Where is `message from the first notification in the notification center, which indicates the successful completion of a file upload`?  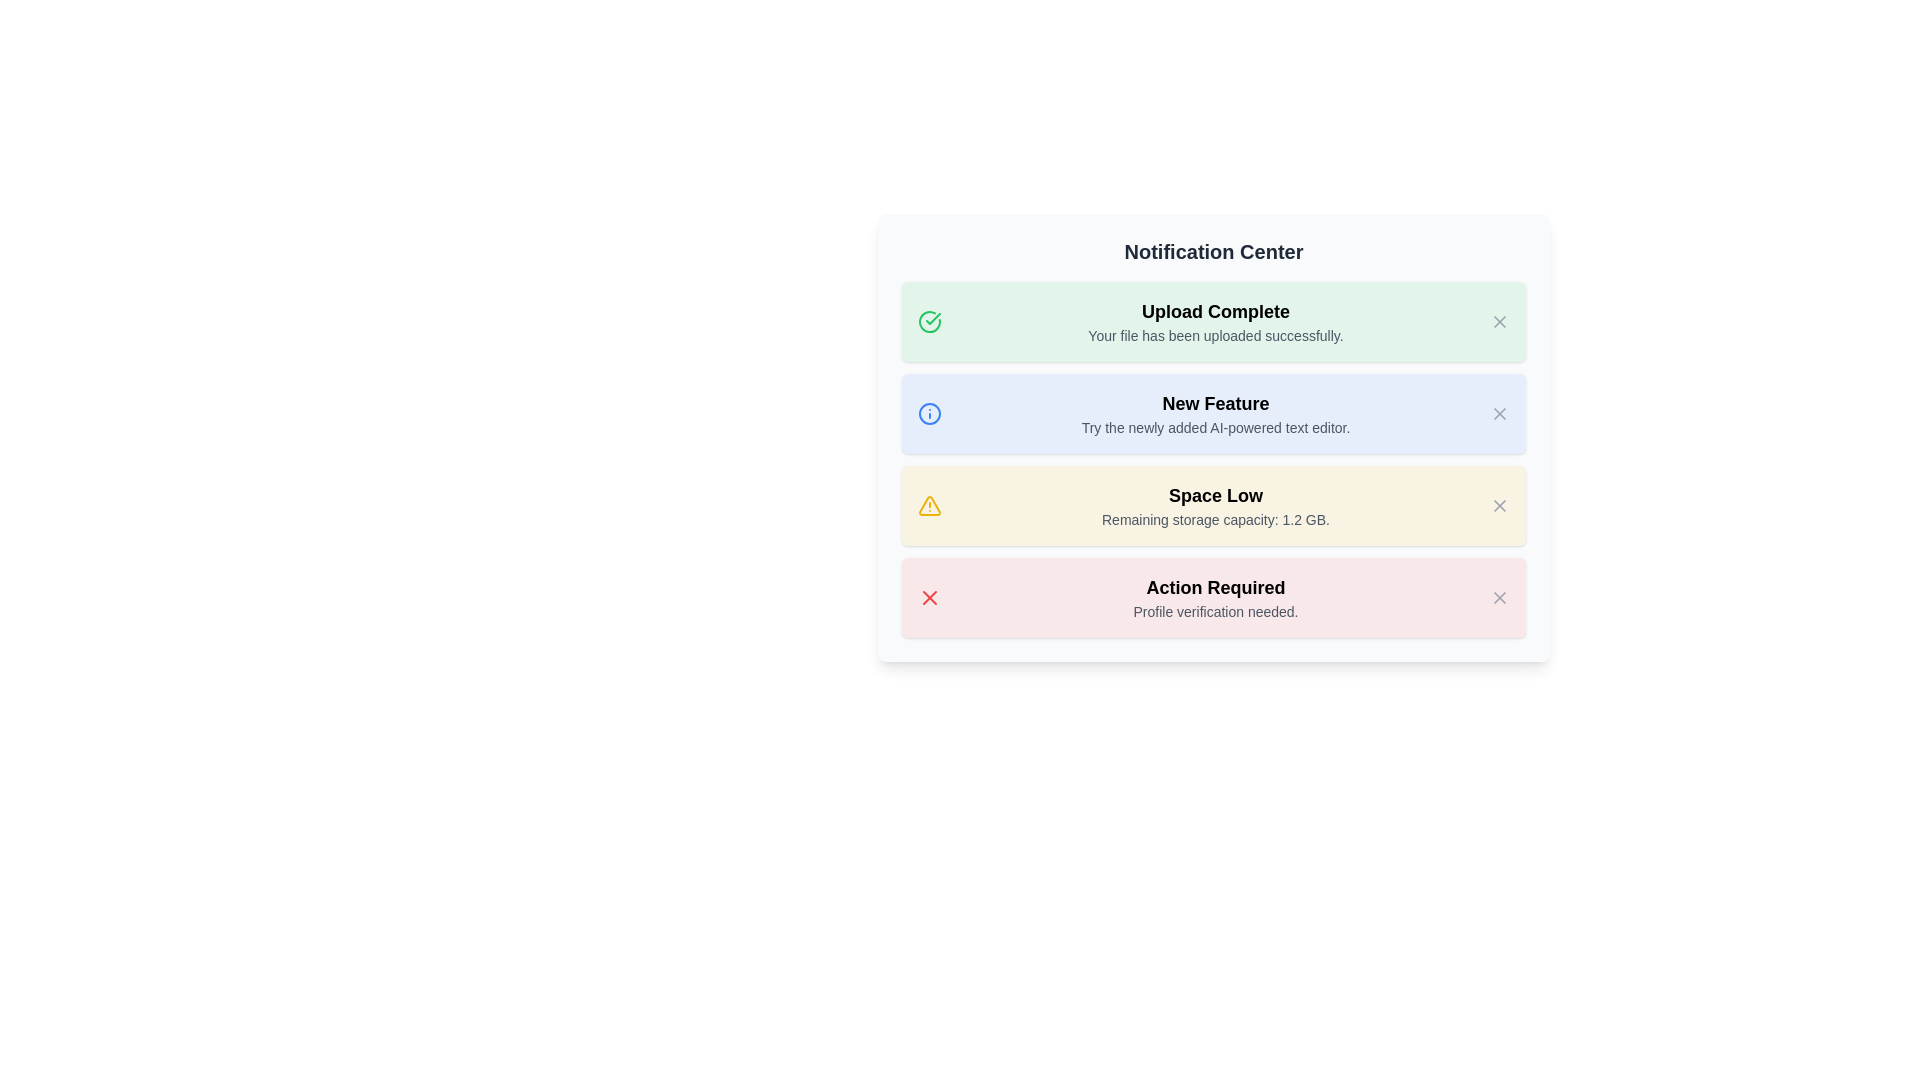
message from the first notification in the notification center, which indicates the successful completion of a file upload is located at coordinates (1214, 320).